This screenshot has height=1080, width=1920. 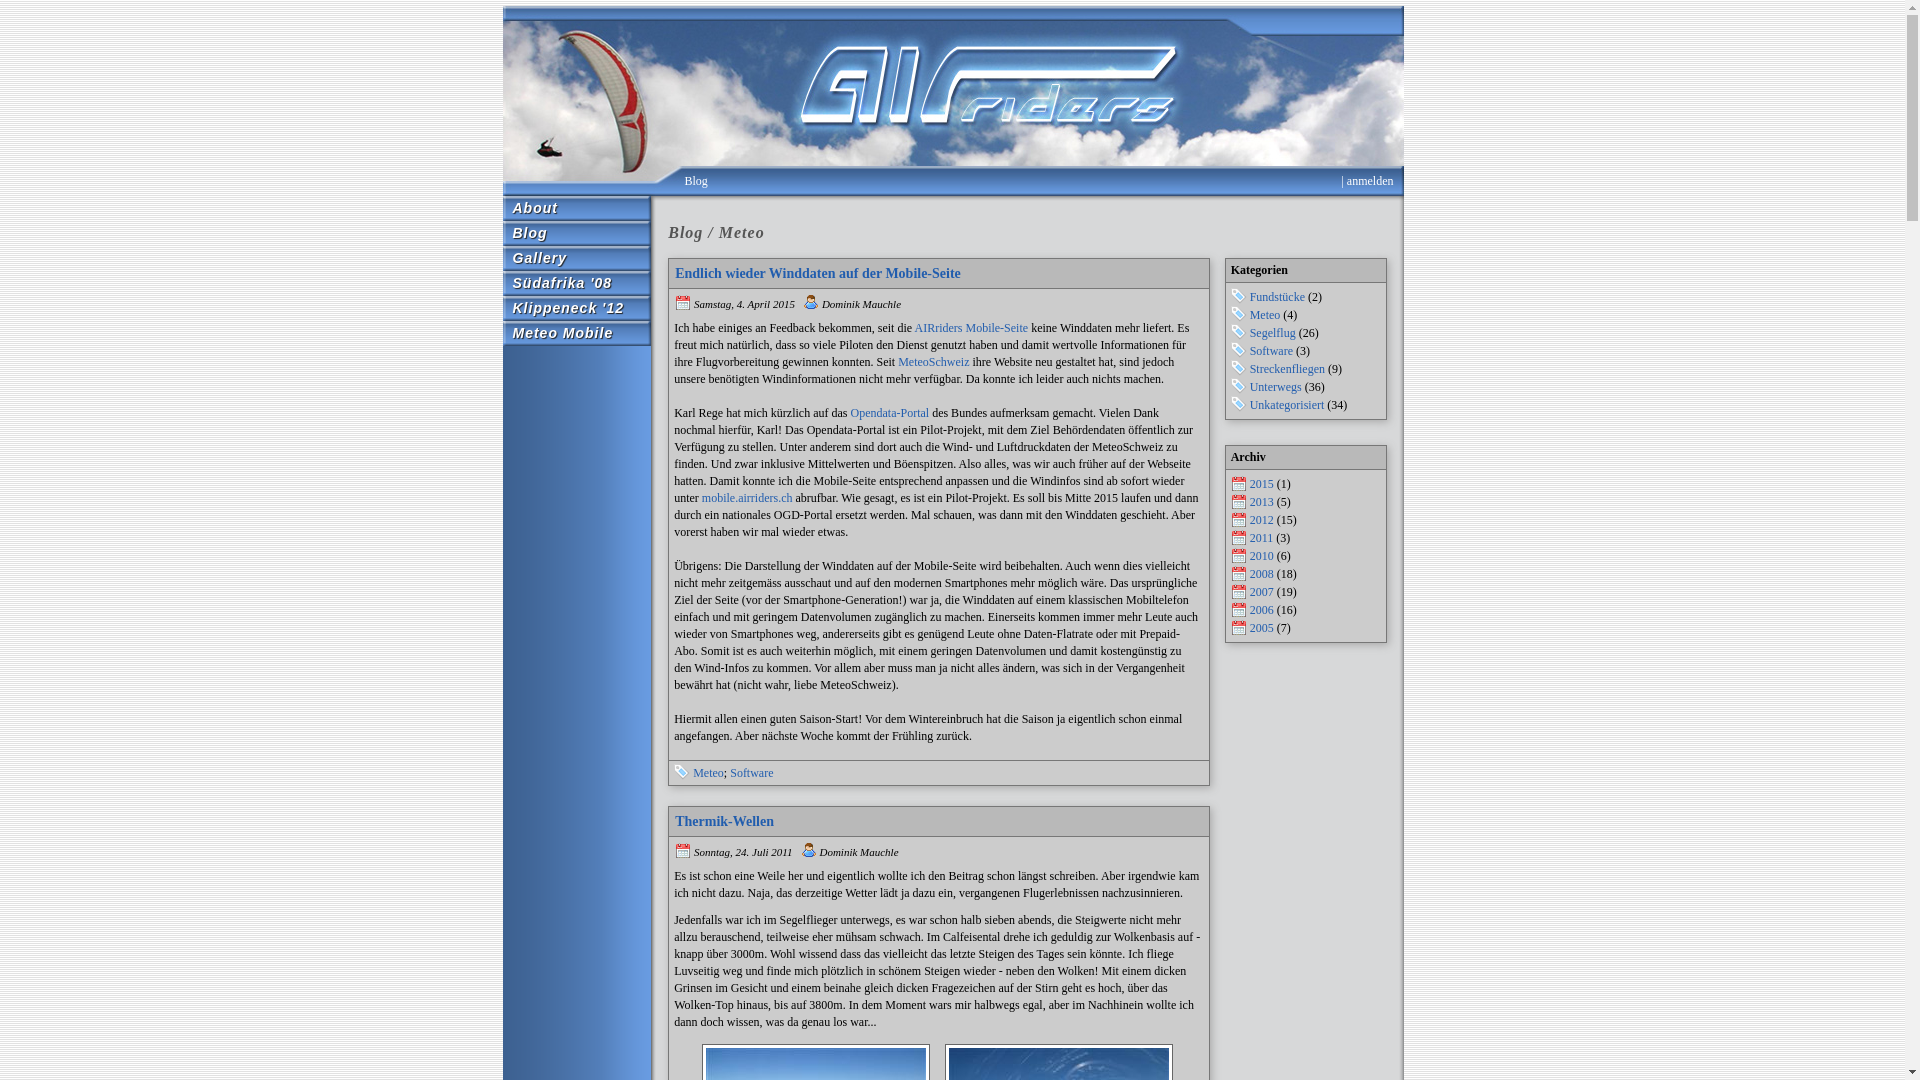 What do you see at coordinates (1347, 181) in the screenshot?
I see `'anmelden'` at bounding box center [1347, 181].